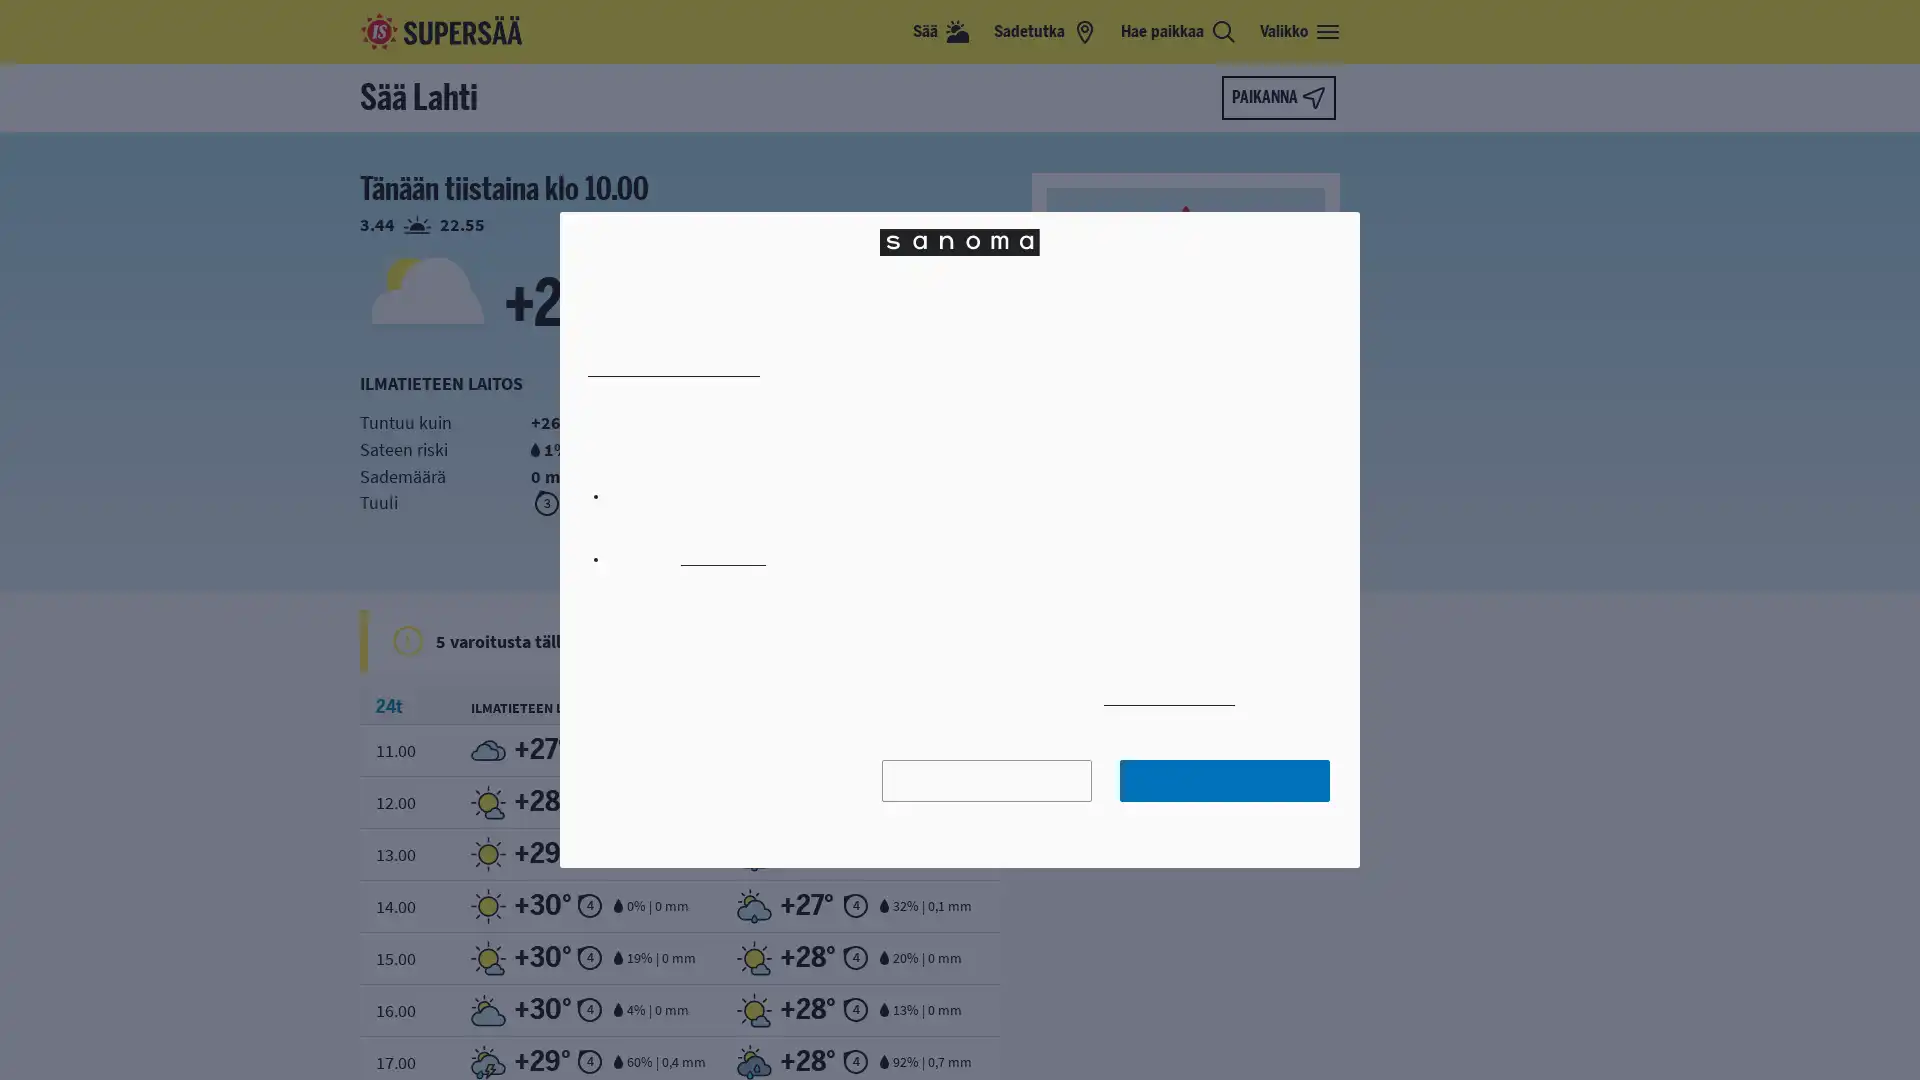  I want to click on Valikko, so click(1300, 31).